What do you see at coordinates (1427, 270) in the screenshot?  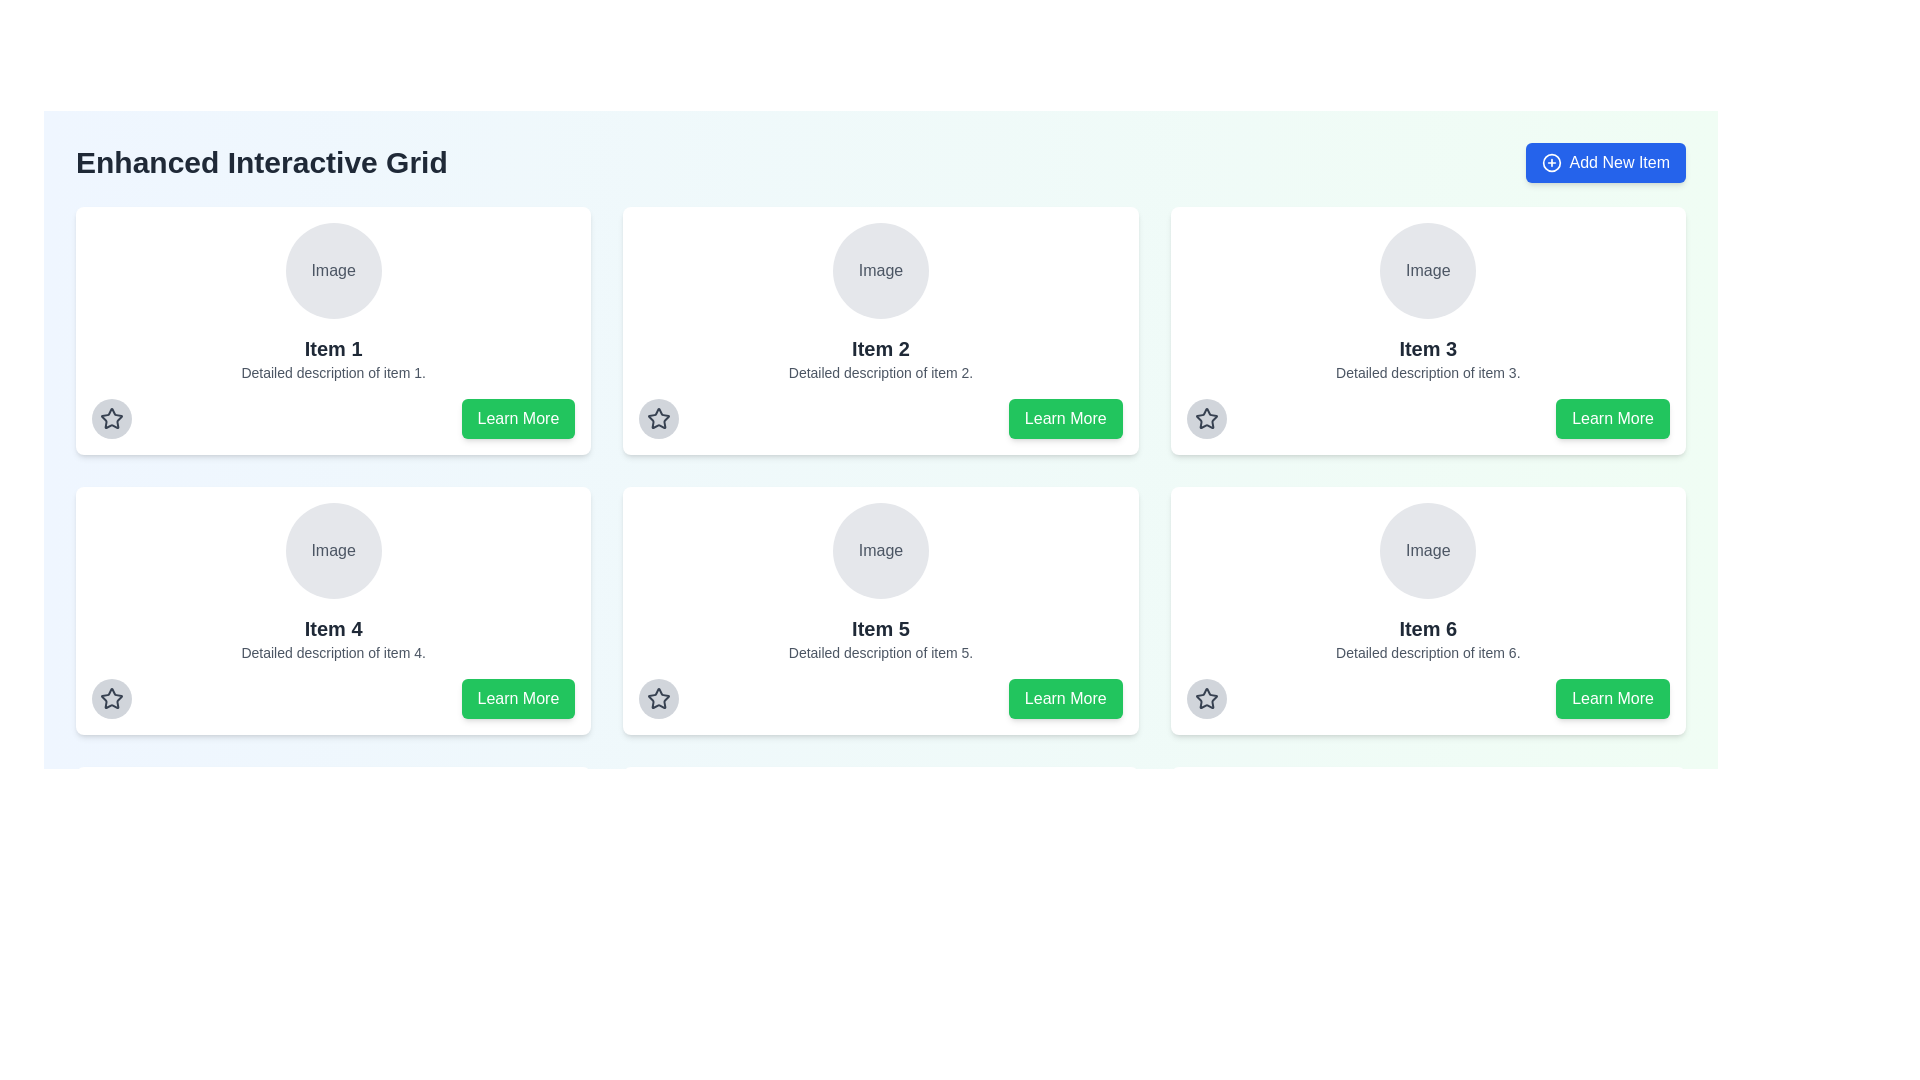 I see `the text label indicating the area for the image display inside the third card of the 'Enhanced Interactive Grid' section, which is centered within a circular gray background at the top of 'Item 3'` at bounding box center [1427, 270].